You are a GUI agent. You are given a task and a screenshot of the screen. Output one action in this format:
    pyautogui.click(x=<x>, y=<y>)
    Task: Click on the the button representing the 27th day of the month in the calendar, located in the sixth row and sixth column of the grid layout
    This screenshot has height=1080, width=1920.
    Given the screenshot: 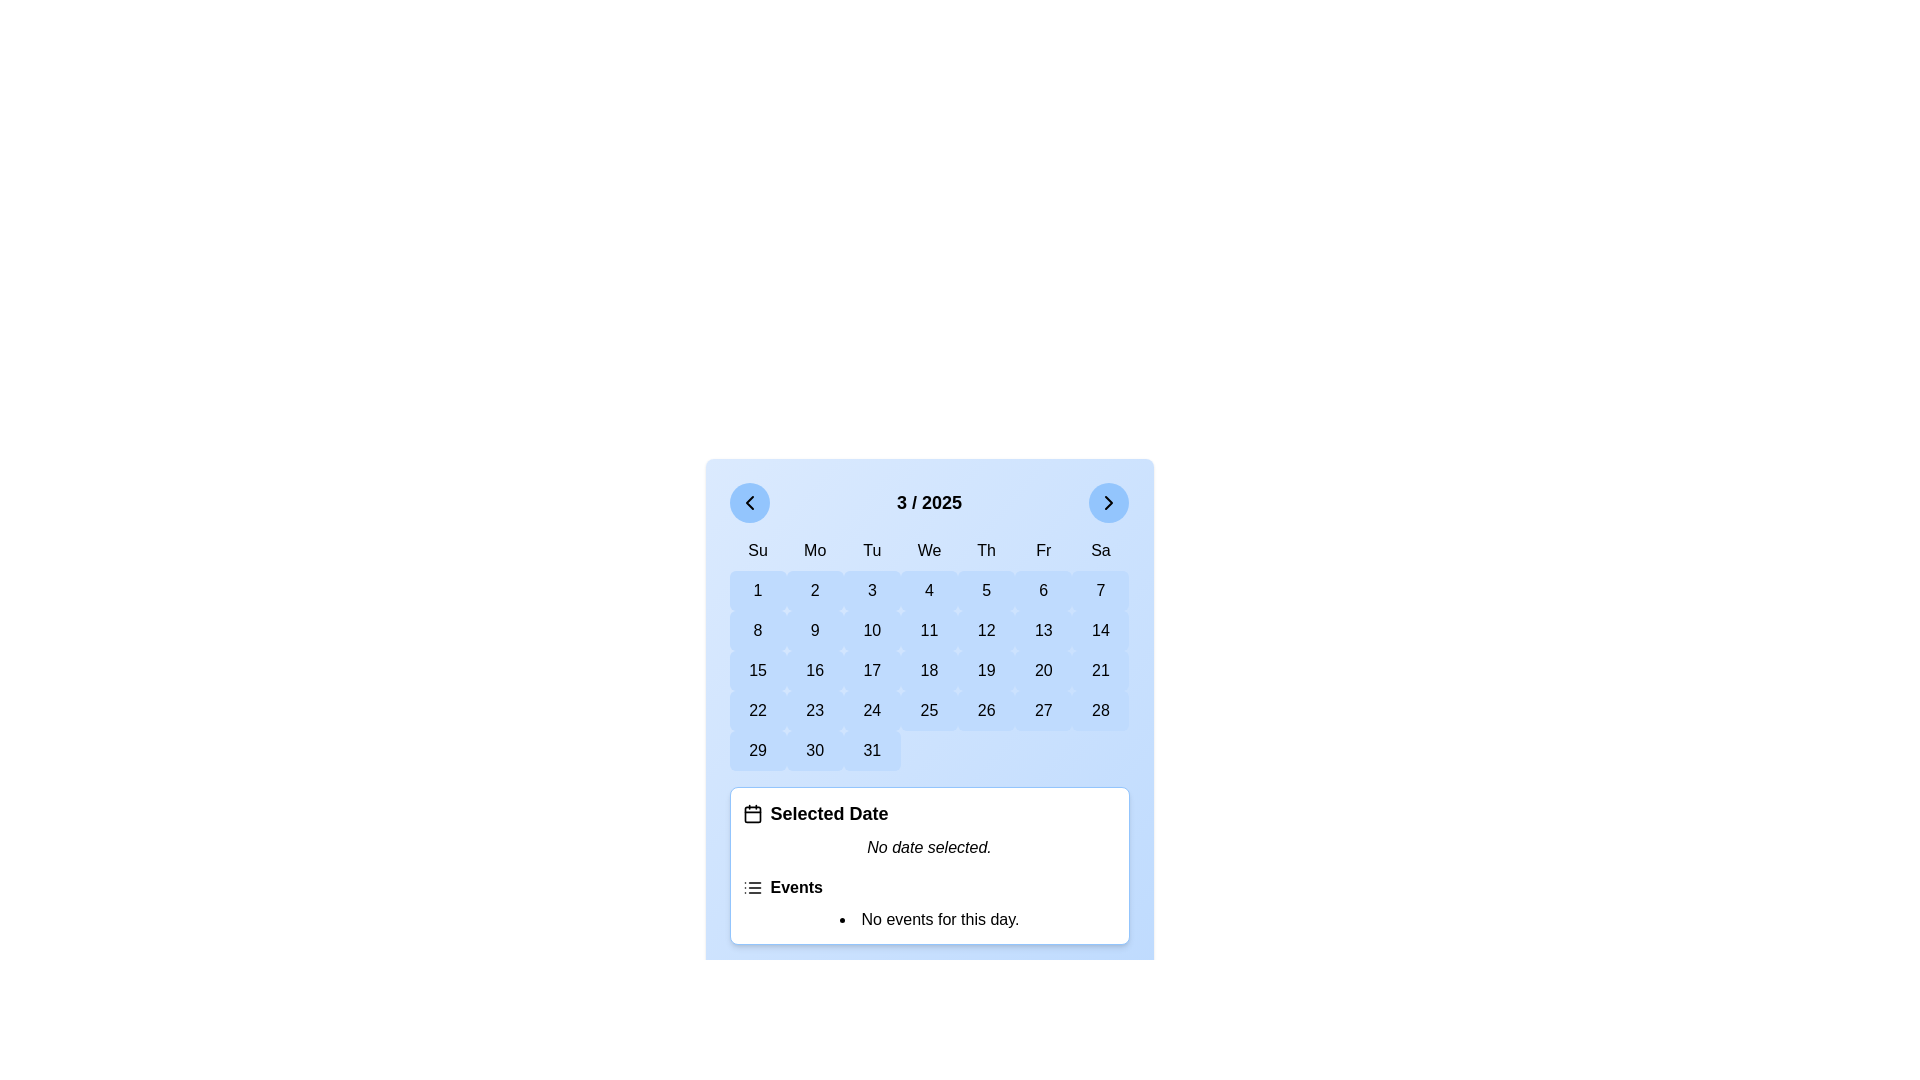 What is the action you would take?
    pyautogui.click(x=1042, y=709)
    